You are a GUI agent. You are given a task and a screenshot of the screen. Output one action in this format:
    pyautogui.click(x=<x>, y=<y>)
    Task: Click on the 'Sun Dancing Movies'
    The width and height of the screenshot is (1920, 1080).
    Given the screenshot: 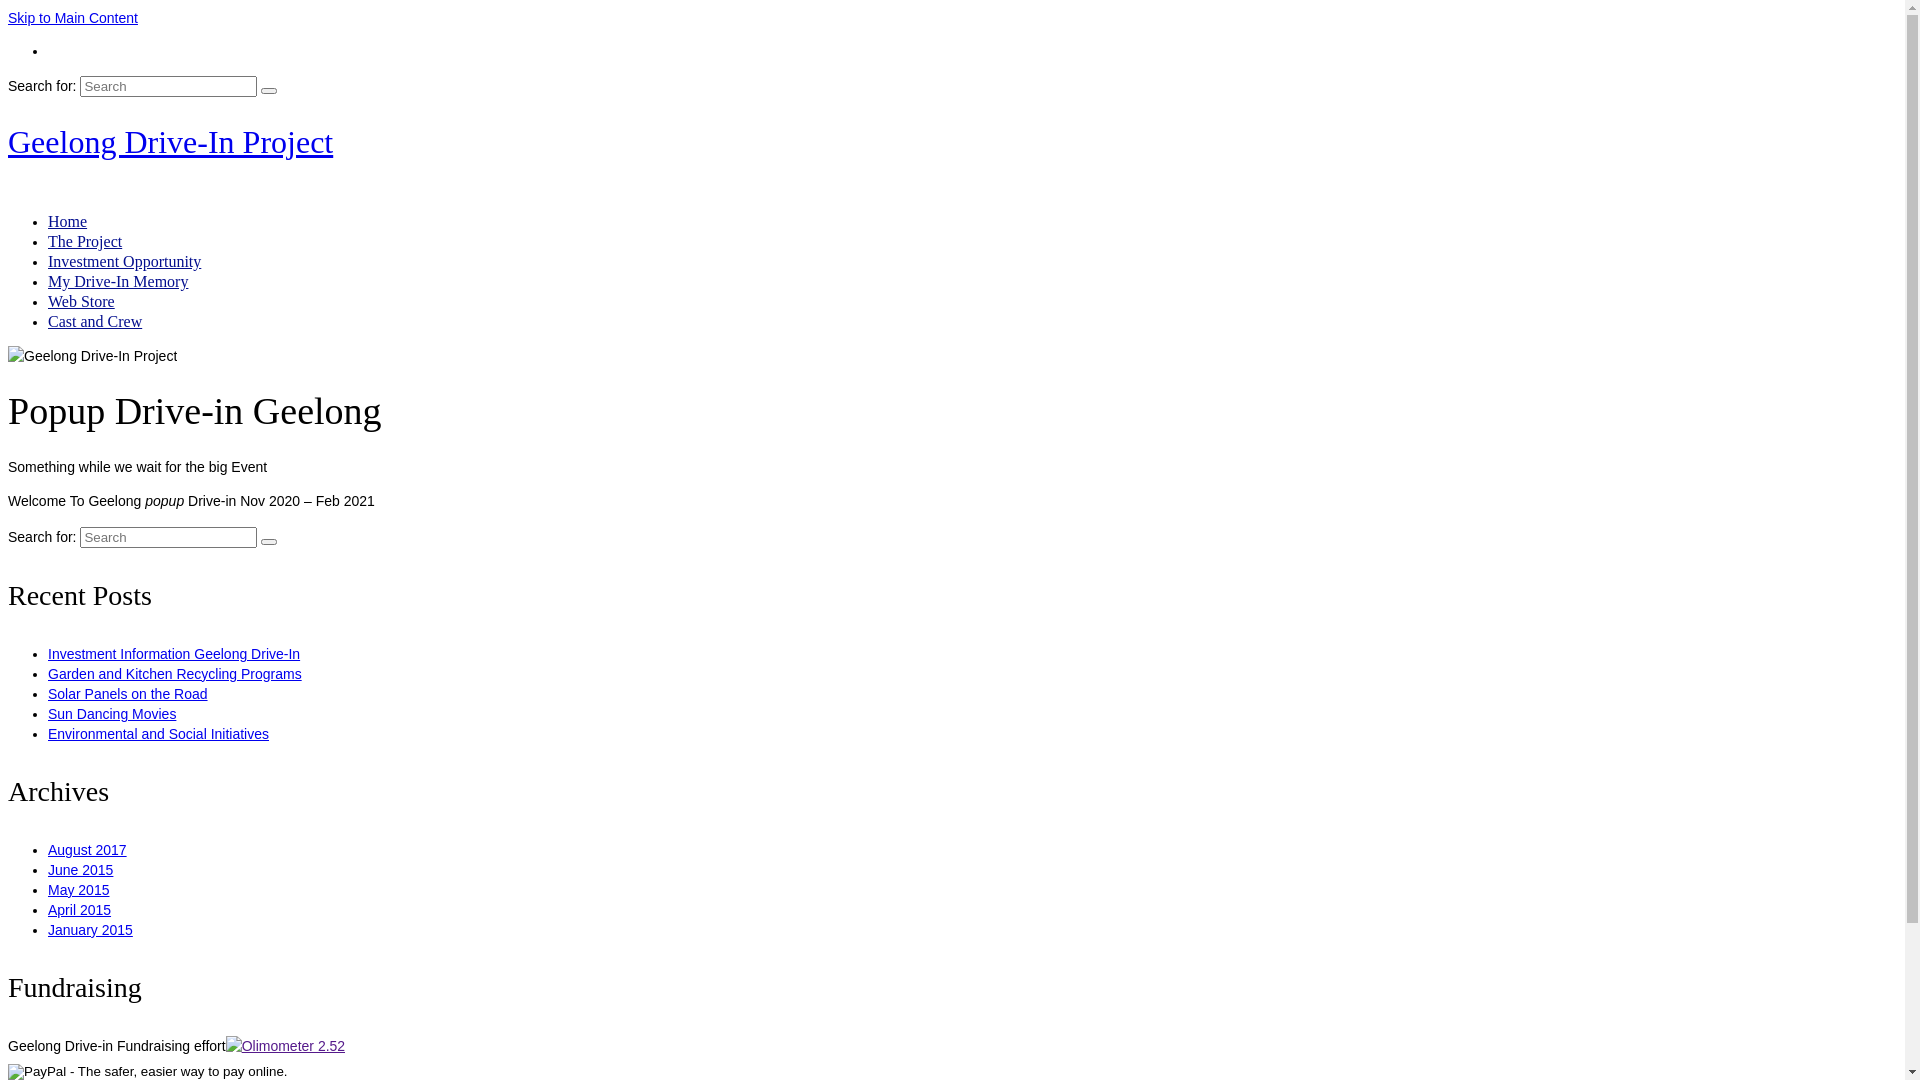 What is the action you would take?
    pyautogui.click(x=110, y=712)
    